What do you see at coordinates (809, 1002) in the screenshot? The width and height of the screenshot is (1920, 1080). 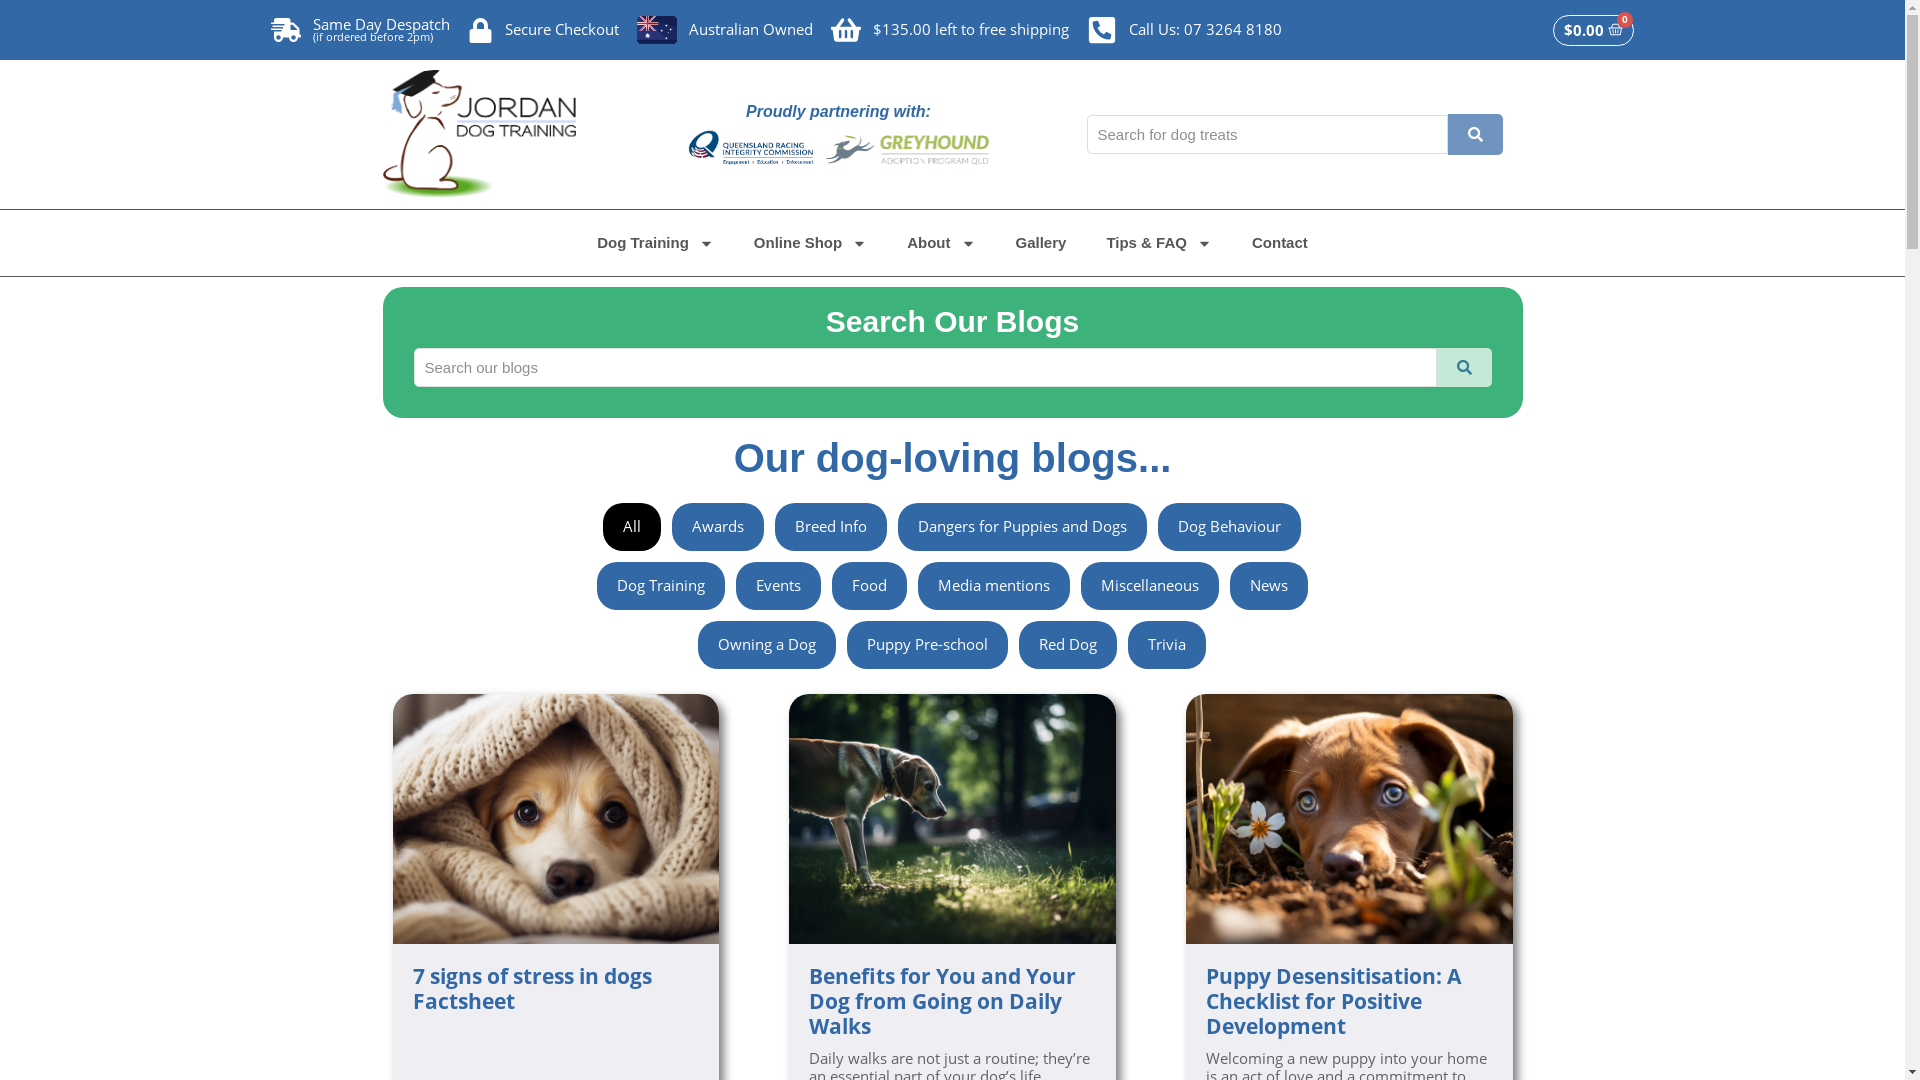 I see `'Benefits for You and Your Dog from Going on Daily Walks'` at bounding box center [809, 1002].